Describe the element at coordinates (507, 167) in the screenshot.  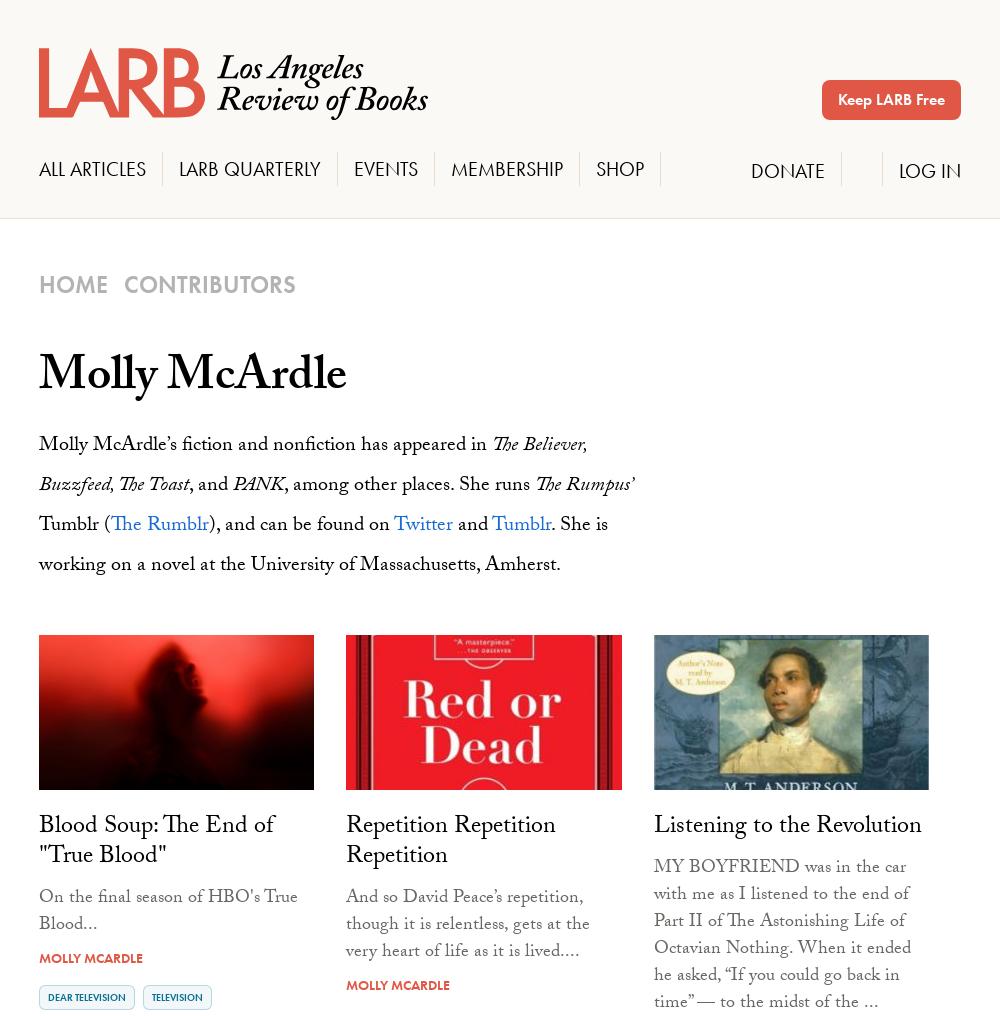
I see `'Membership'` at that location.